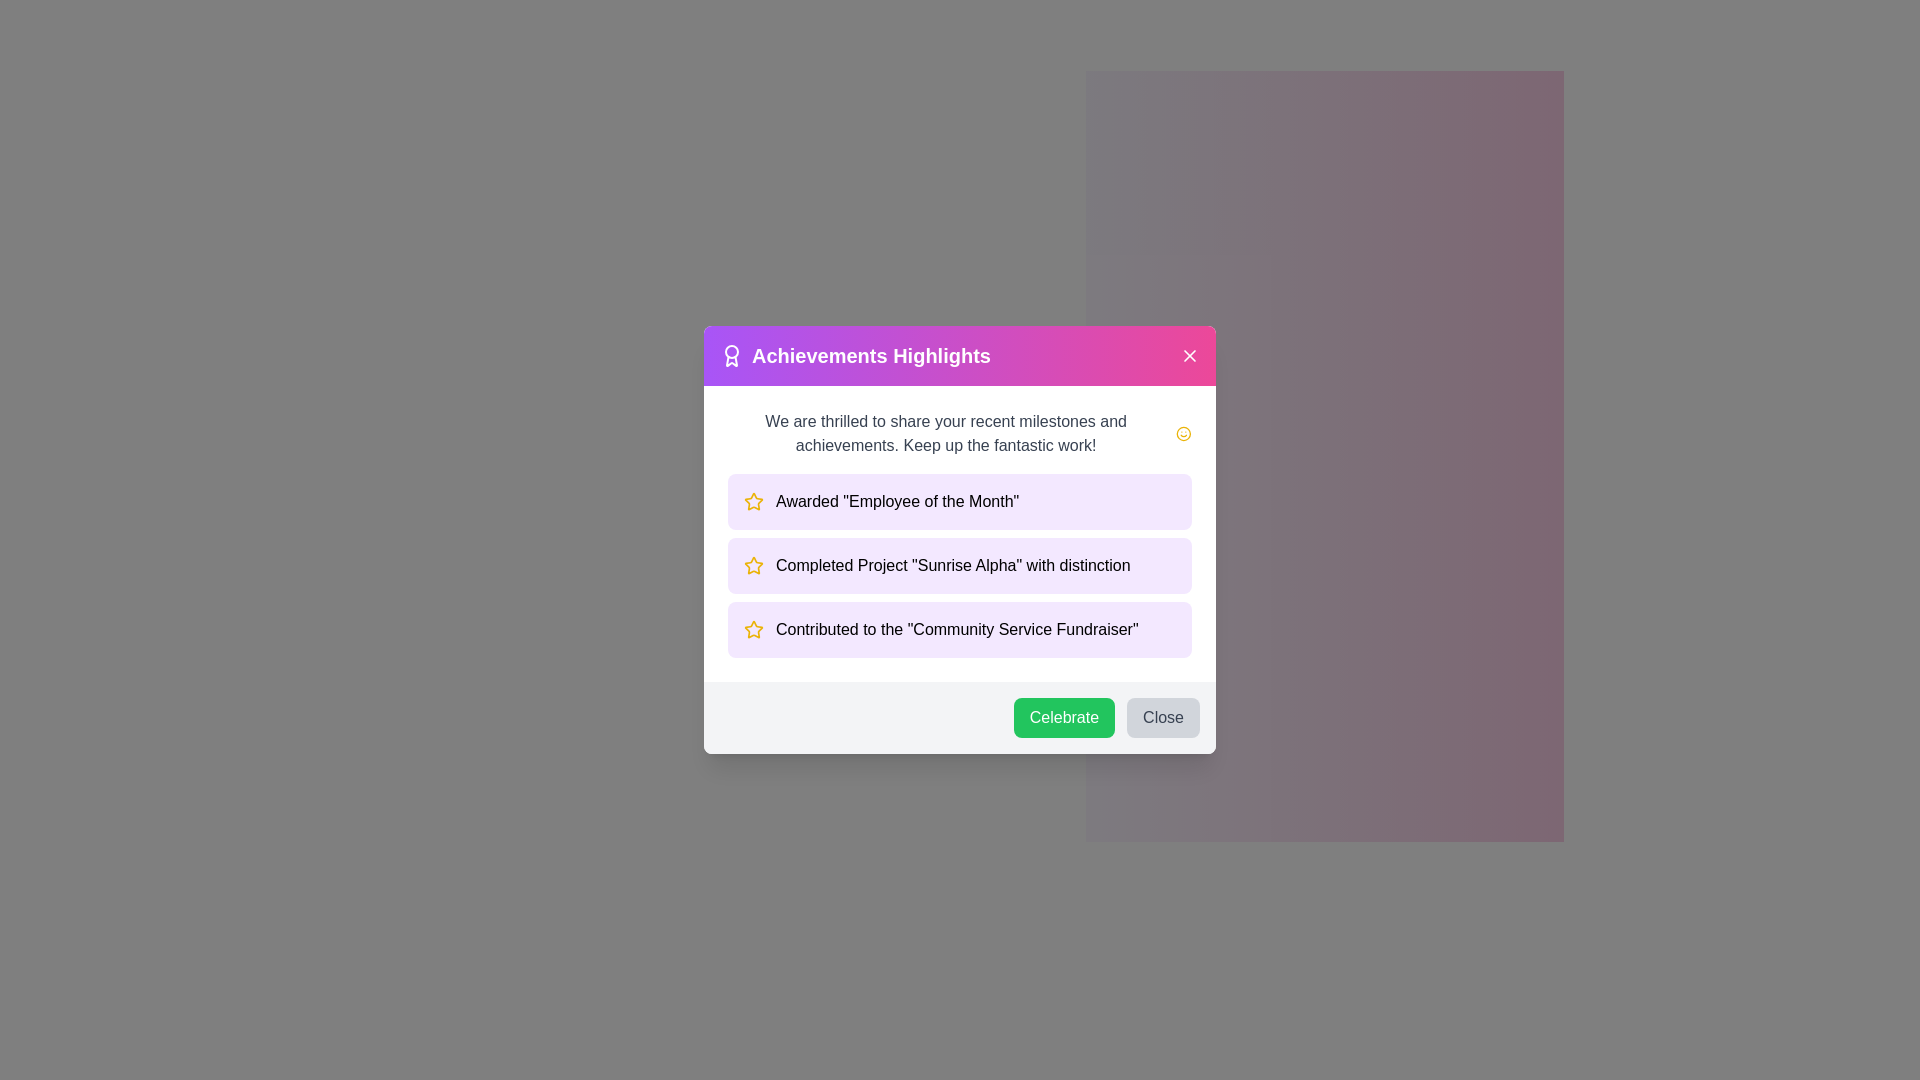  What do you see at coordinates (960, 354) in the screenshot?
I see `the modal title by clicking on the Header bar located at the top of the modal window` at bounding box center [960, 354].